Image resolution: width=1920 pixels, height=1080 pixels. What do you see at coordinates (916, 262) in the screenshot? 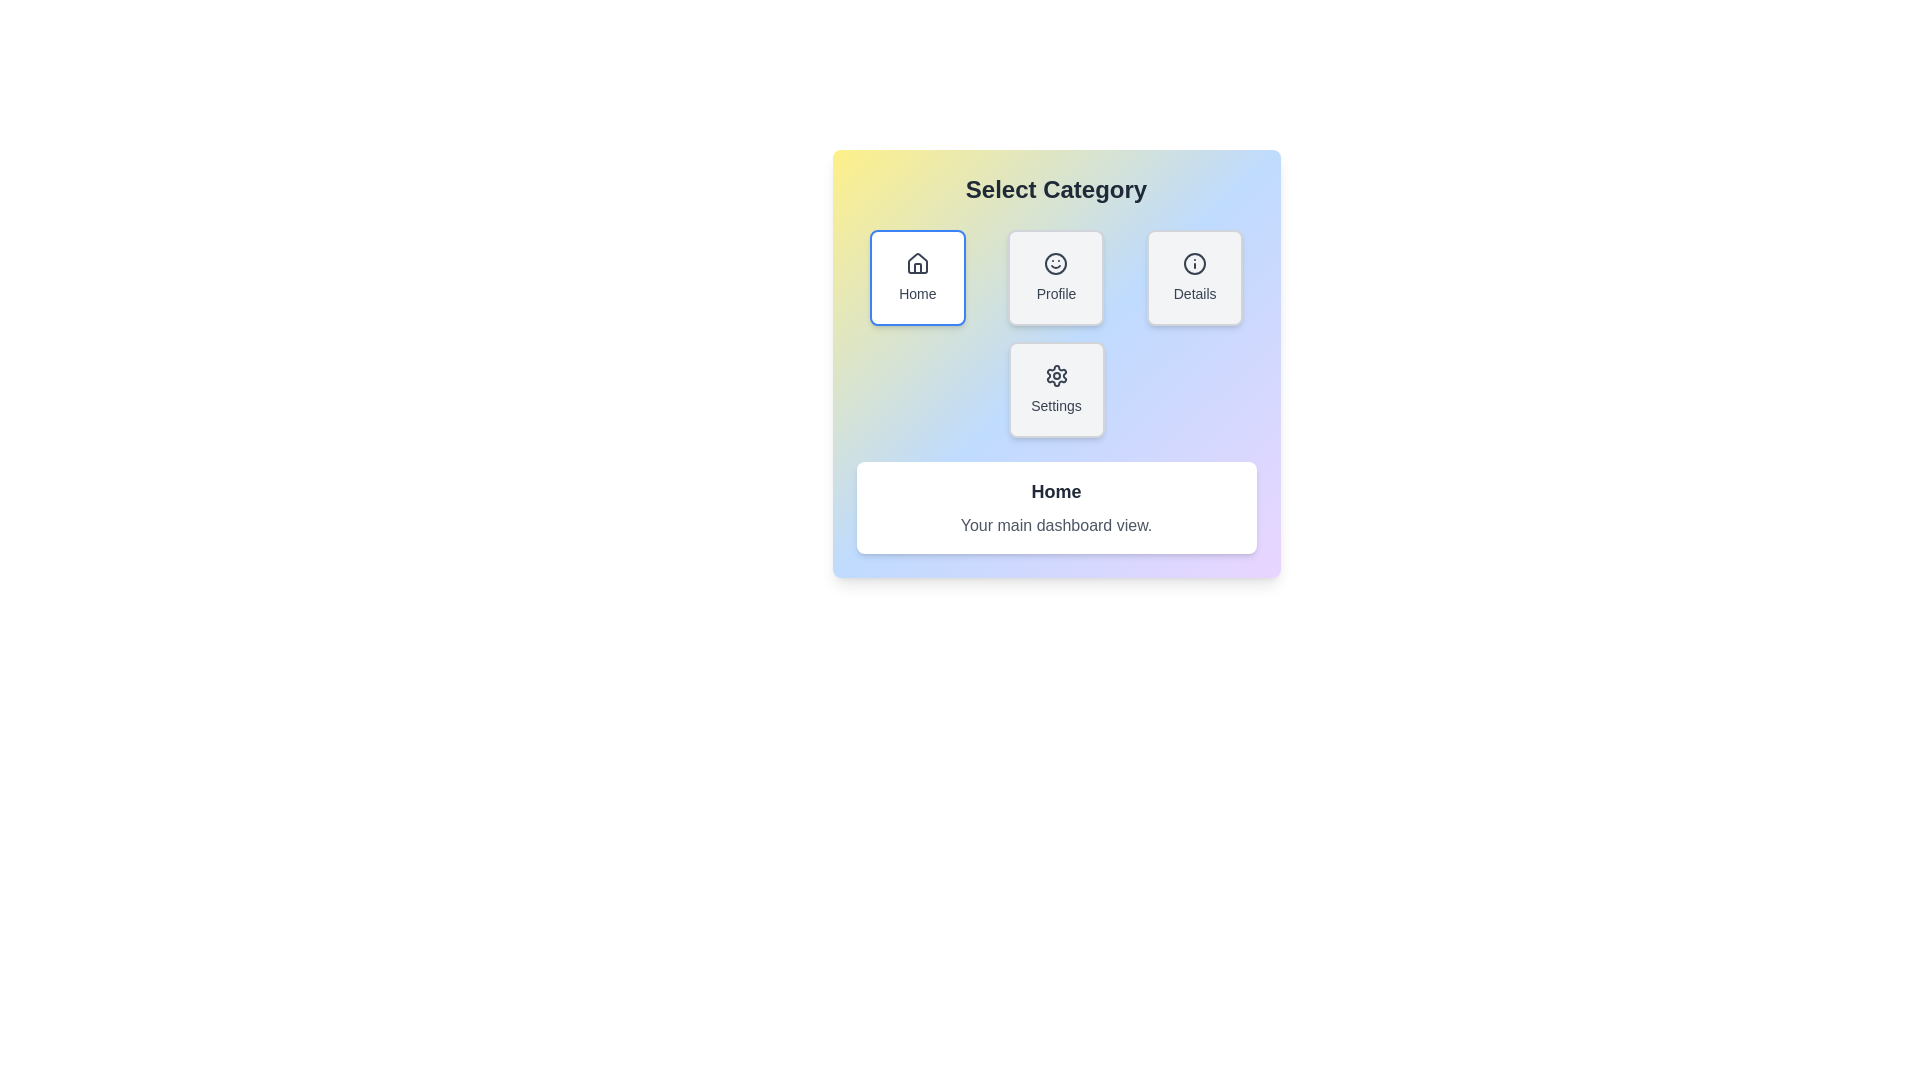
I see `the house icon representing 'Home'` at bounding box center [916, 262].